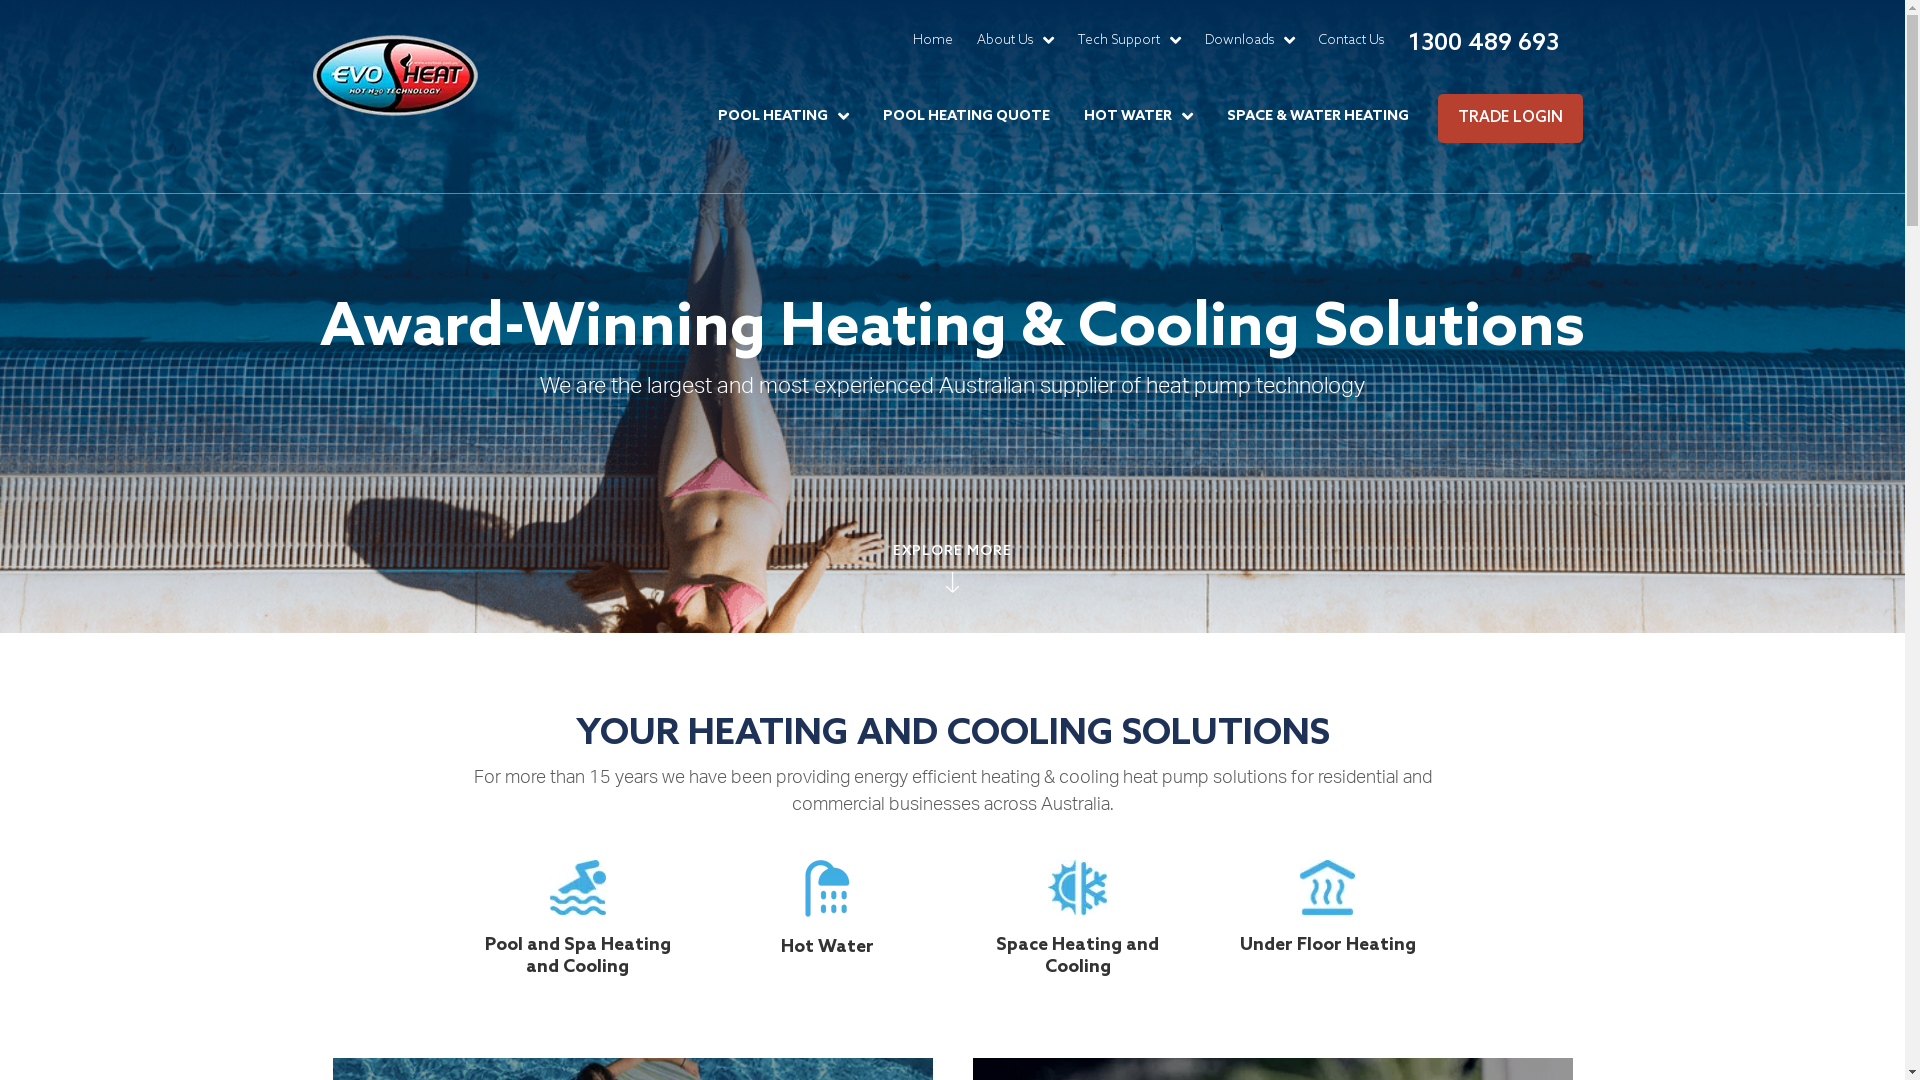 Image resolution: width=1920 pixels, height=1080 pixels. What do you see at coordinates (1077, 40) in the screenshot?
I see `'Tech Support'` at bounding box center [1077, 40].